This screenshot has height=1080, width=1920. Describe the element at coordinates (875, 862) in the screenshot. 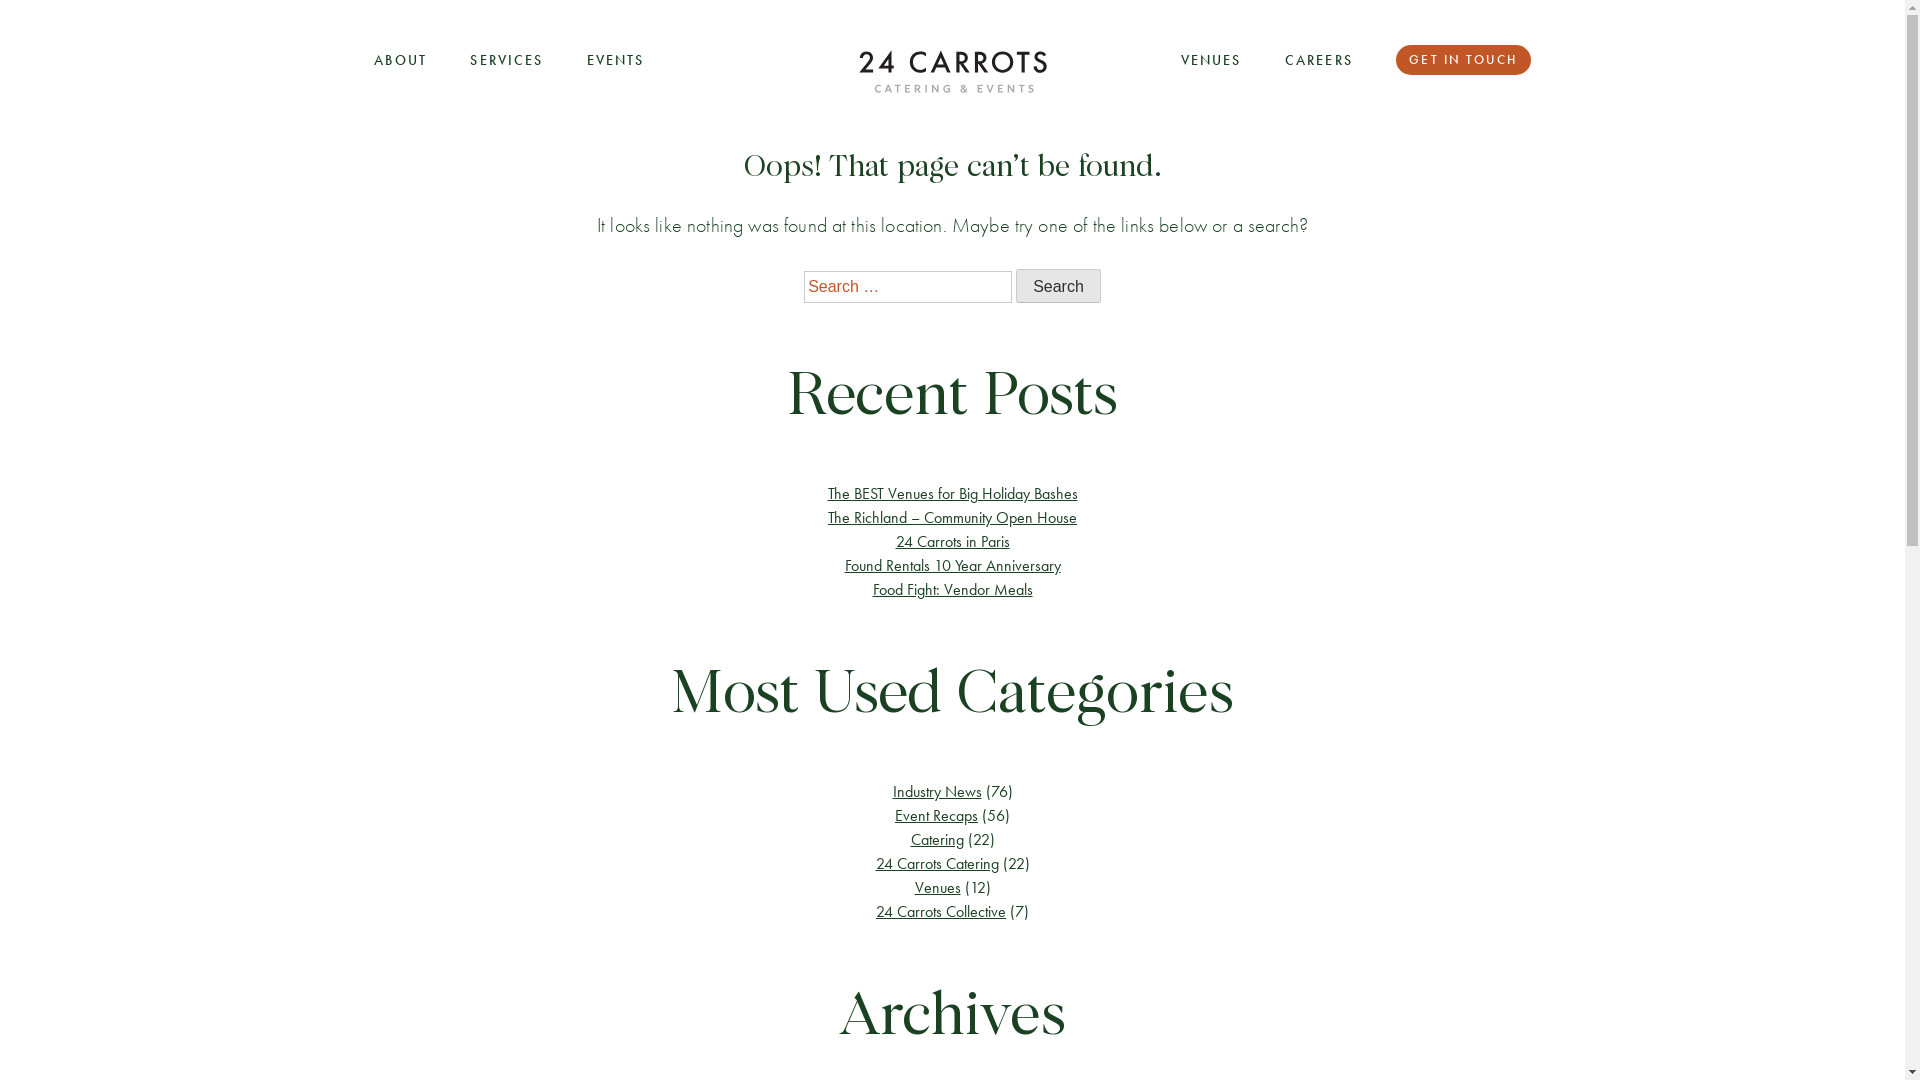

I see `'24 Carrots Catering'` at that location.